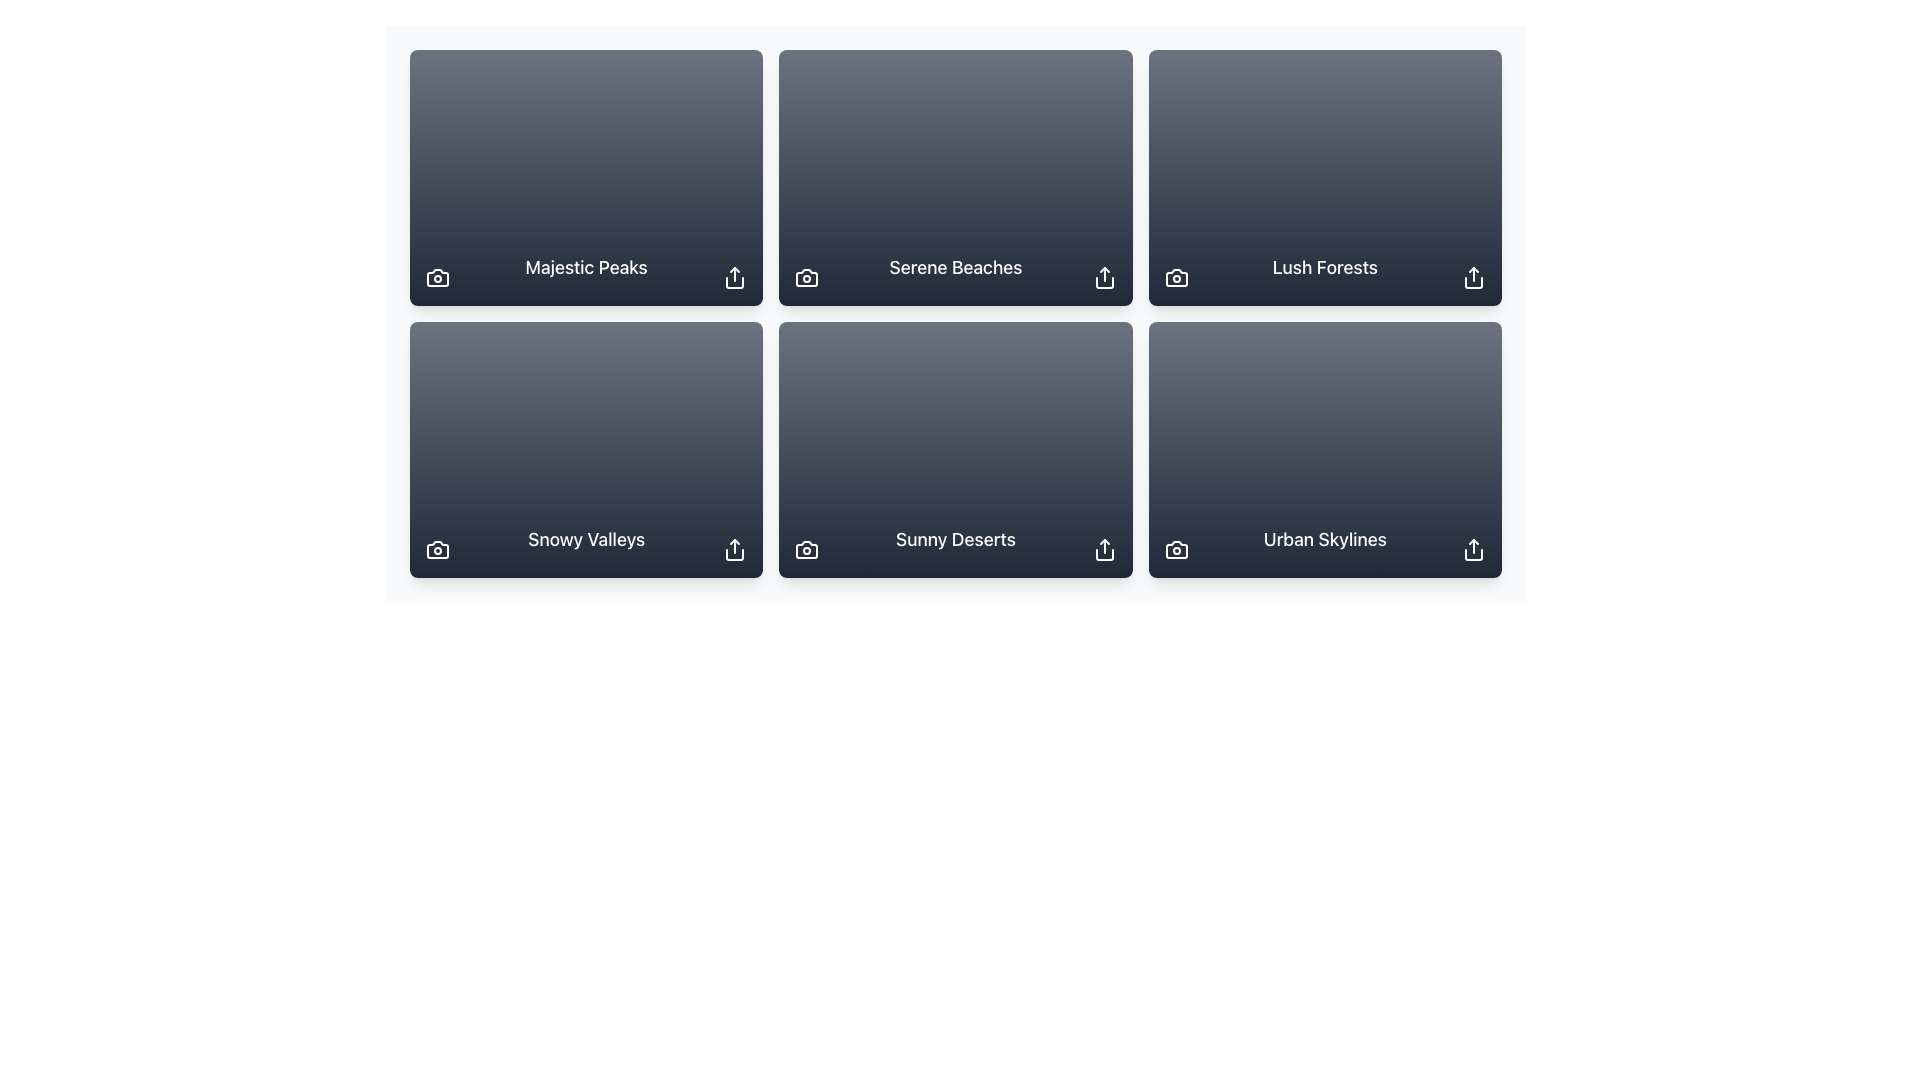 This screenshot has width=1920, height=1080. What do you see at coordinates (585, 280) in the screenshot?
I see `text label titled 'Majestic Peaks' located in the upper-center of the card in the grid layout` at bounding box center [585, 280].